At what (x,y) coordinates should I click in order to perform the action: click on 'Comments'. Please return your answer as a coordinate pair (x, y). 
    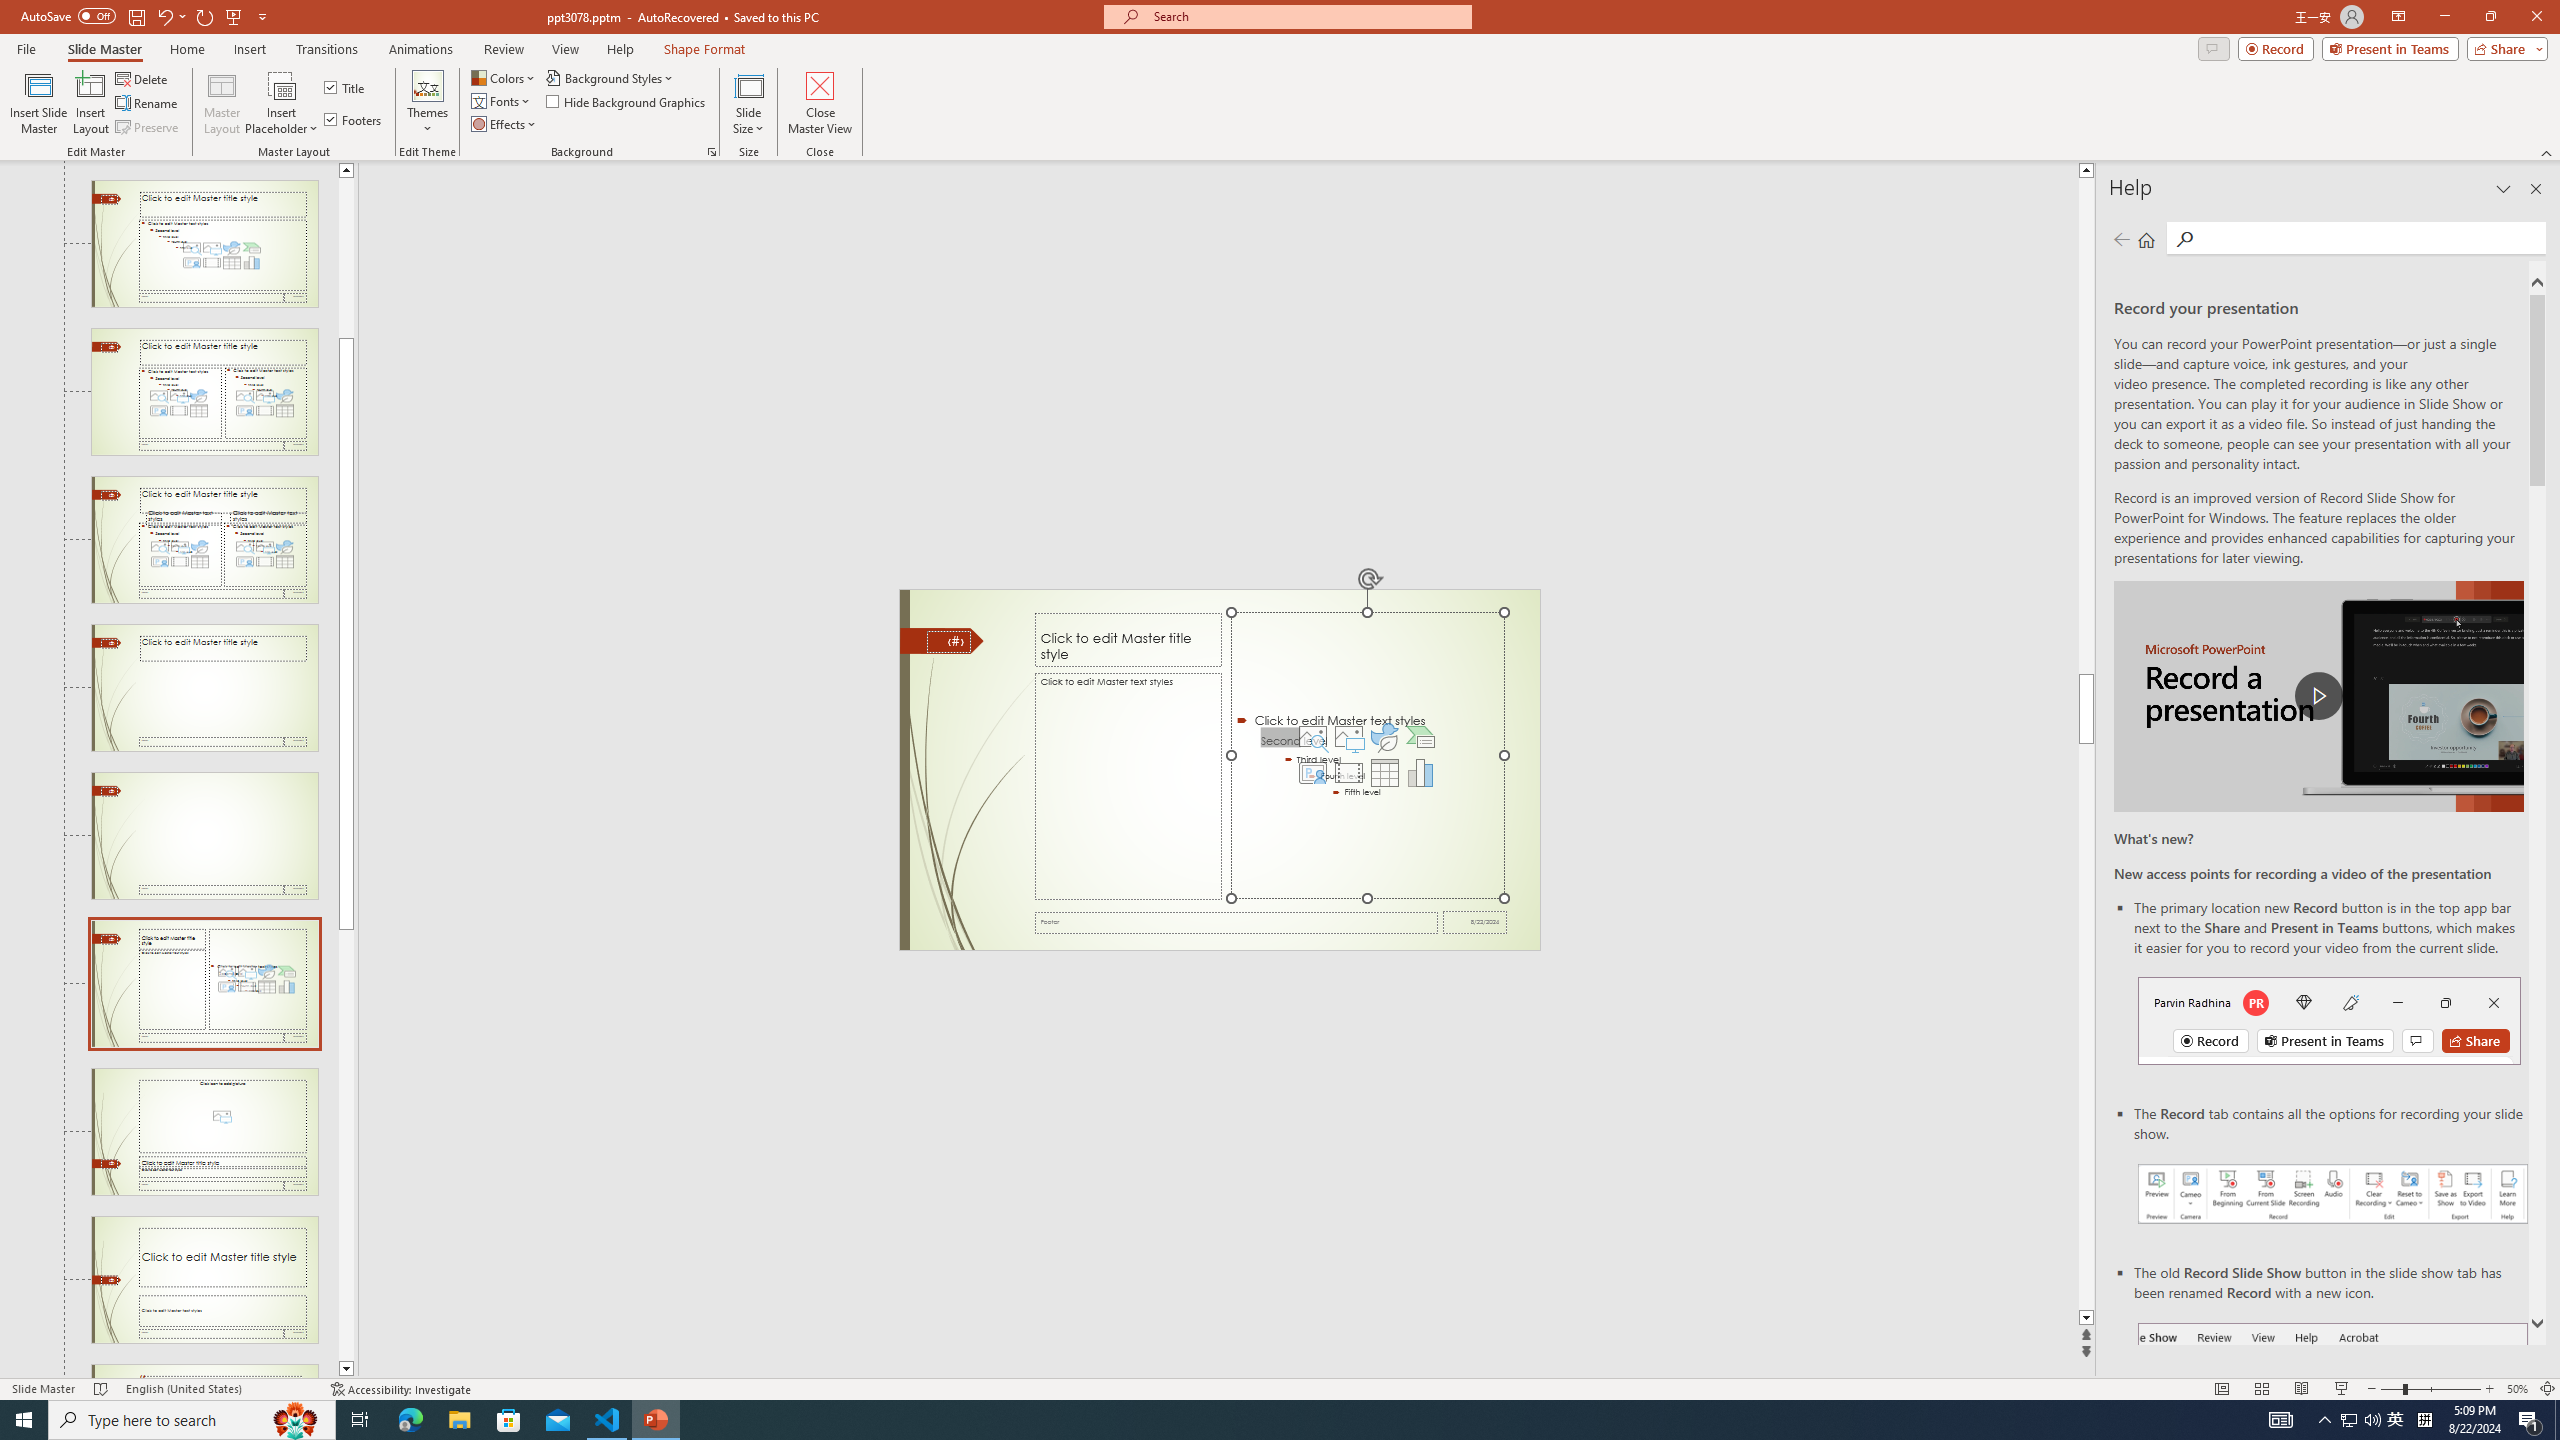
    Looking at the image, I should click on (2213, 47).